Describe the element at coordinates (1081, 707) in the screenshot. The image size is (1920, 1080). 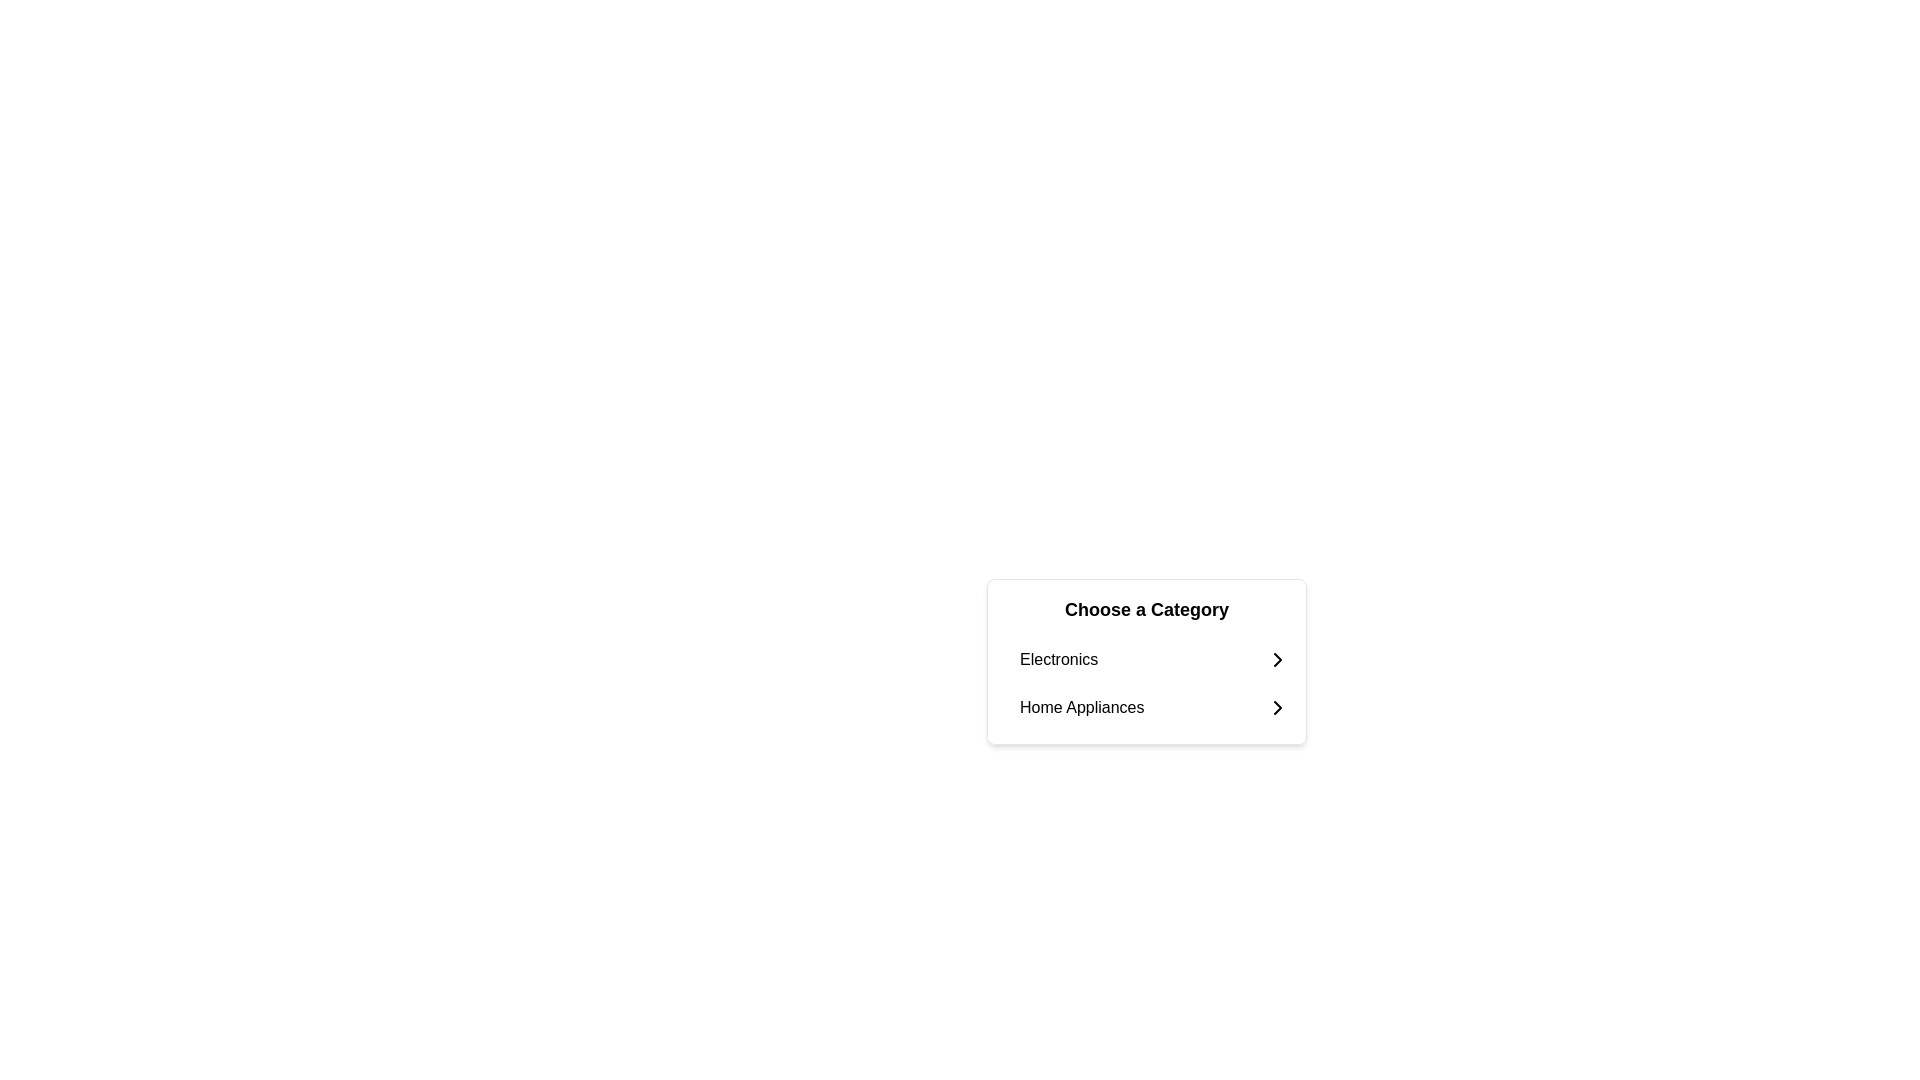
I see `the 'Home Appliances' text label, which is bold and located in the middle of a white card interface, below the 'Electronics' text and next to a right-pointing arrow icon` at that location.